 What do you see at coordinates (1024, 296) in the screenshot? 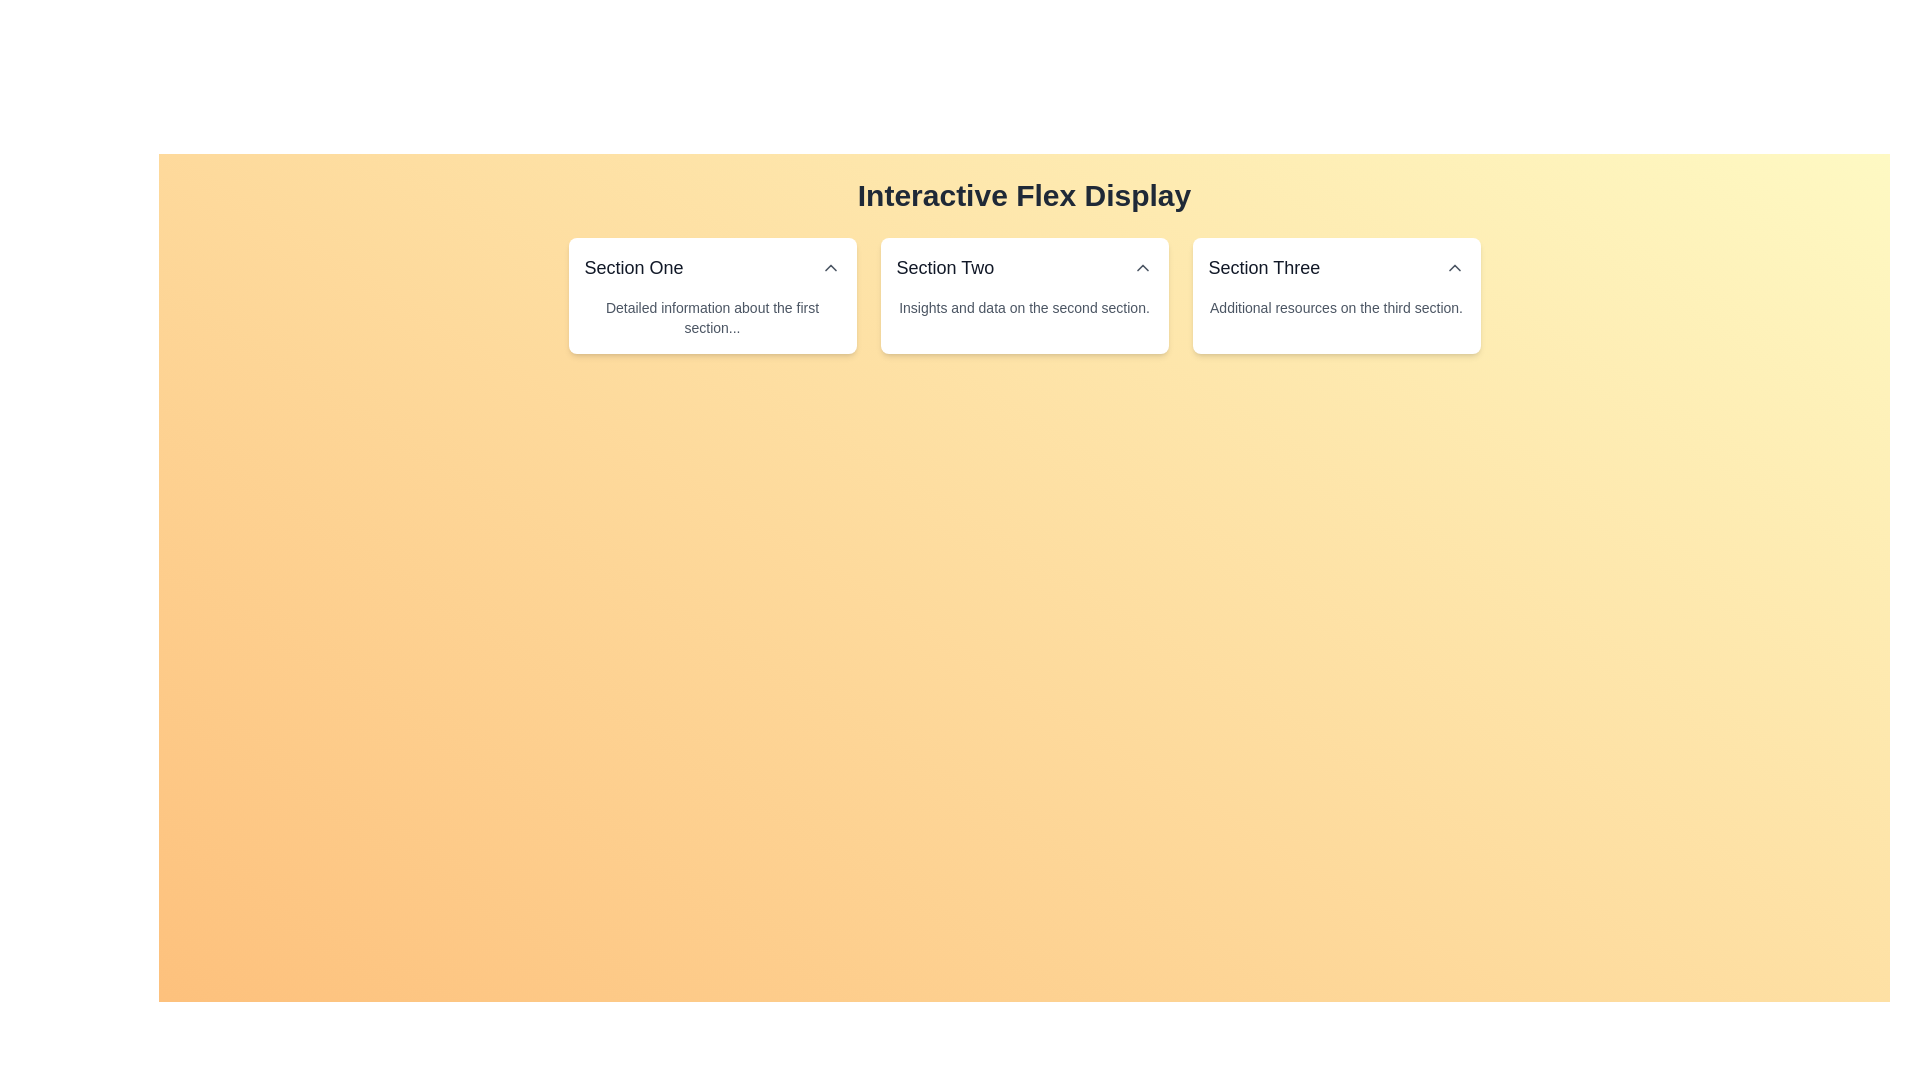
I see `the Card component titled 'Section Two', which serves as a navigation link or summary view and is the second card in a group of three horizontally aligned cards` at bounding box center [1024, 296].